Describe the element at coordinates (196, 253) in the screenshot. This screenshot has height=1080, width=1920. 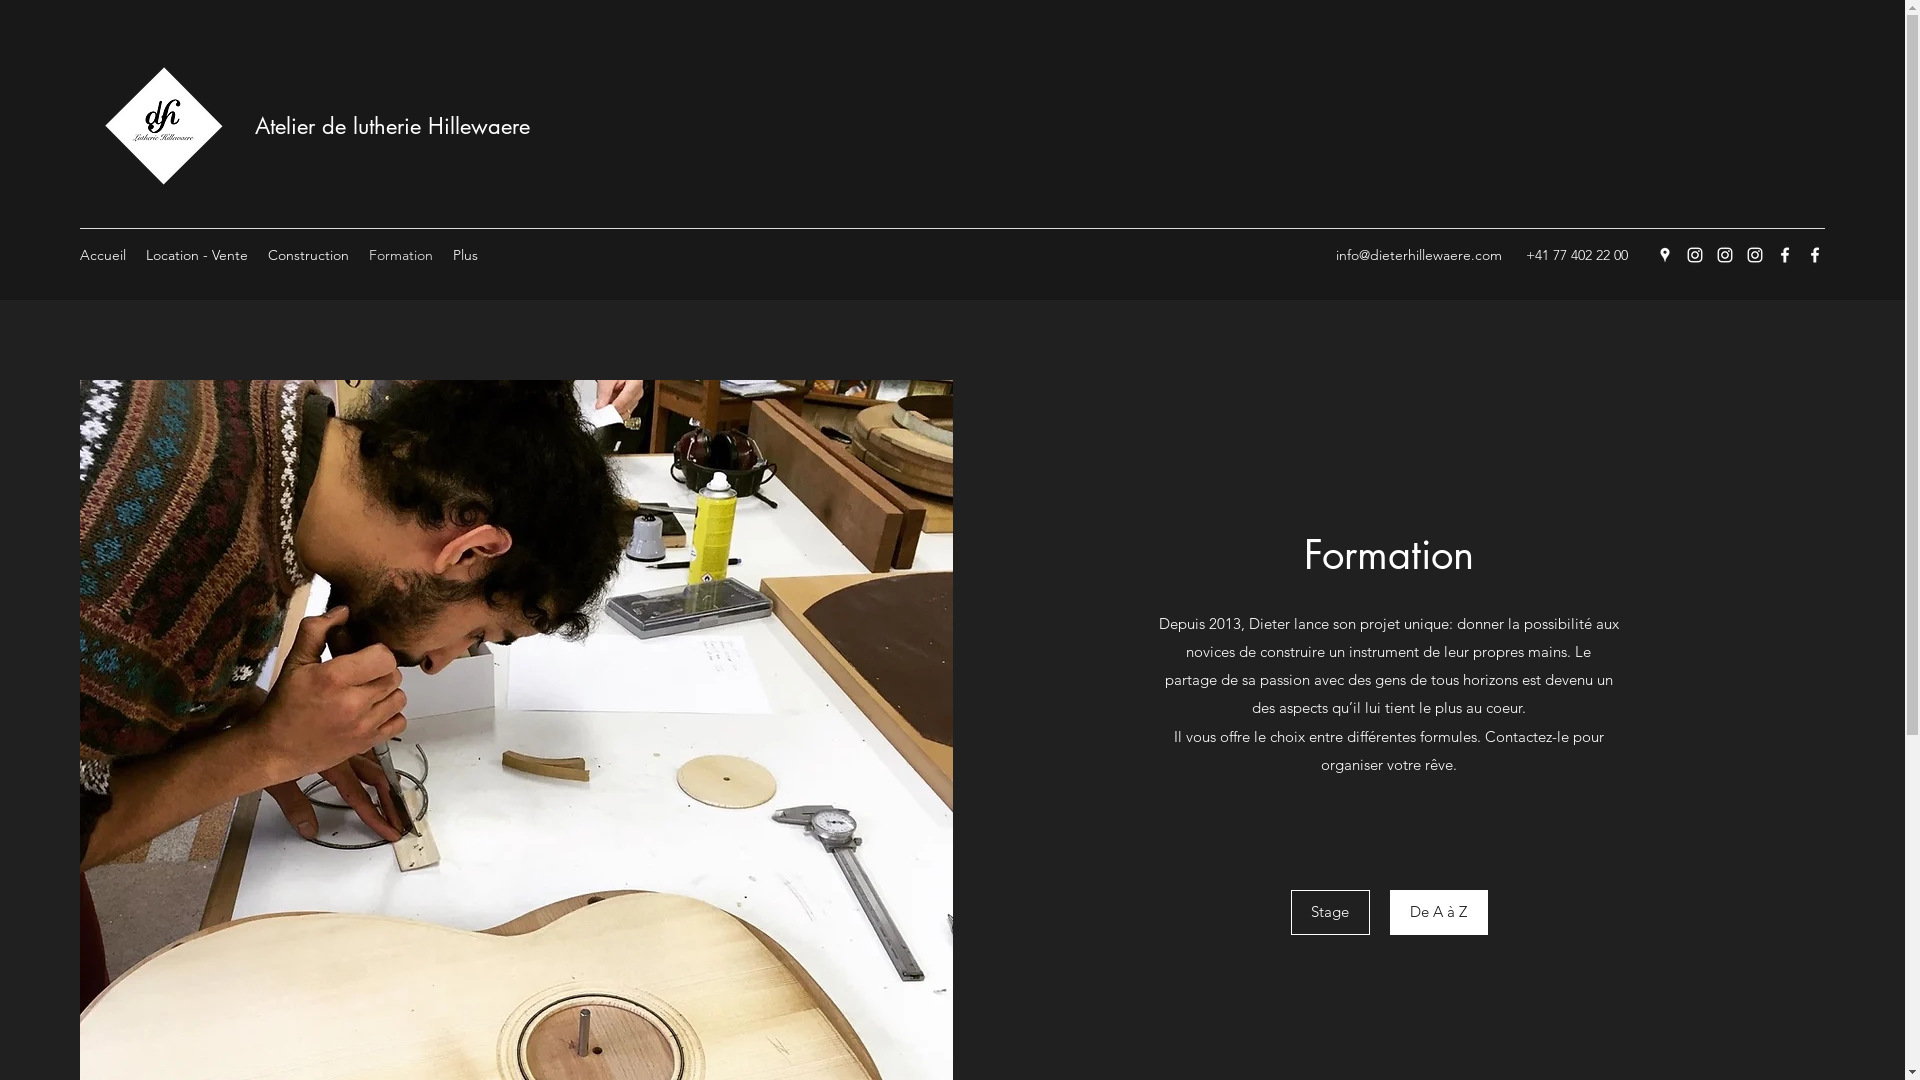
I see `'Location - Vente'` at that location.